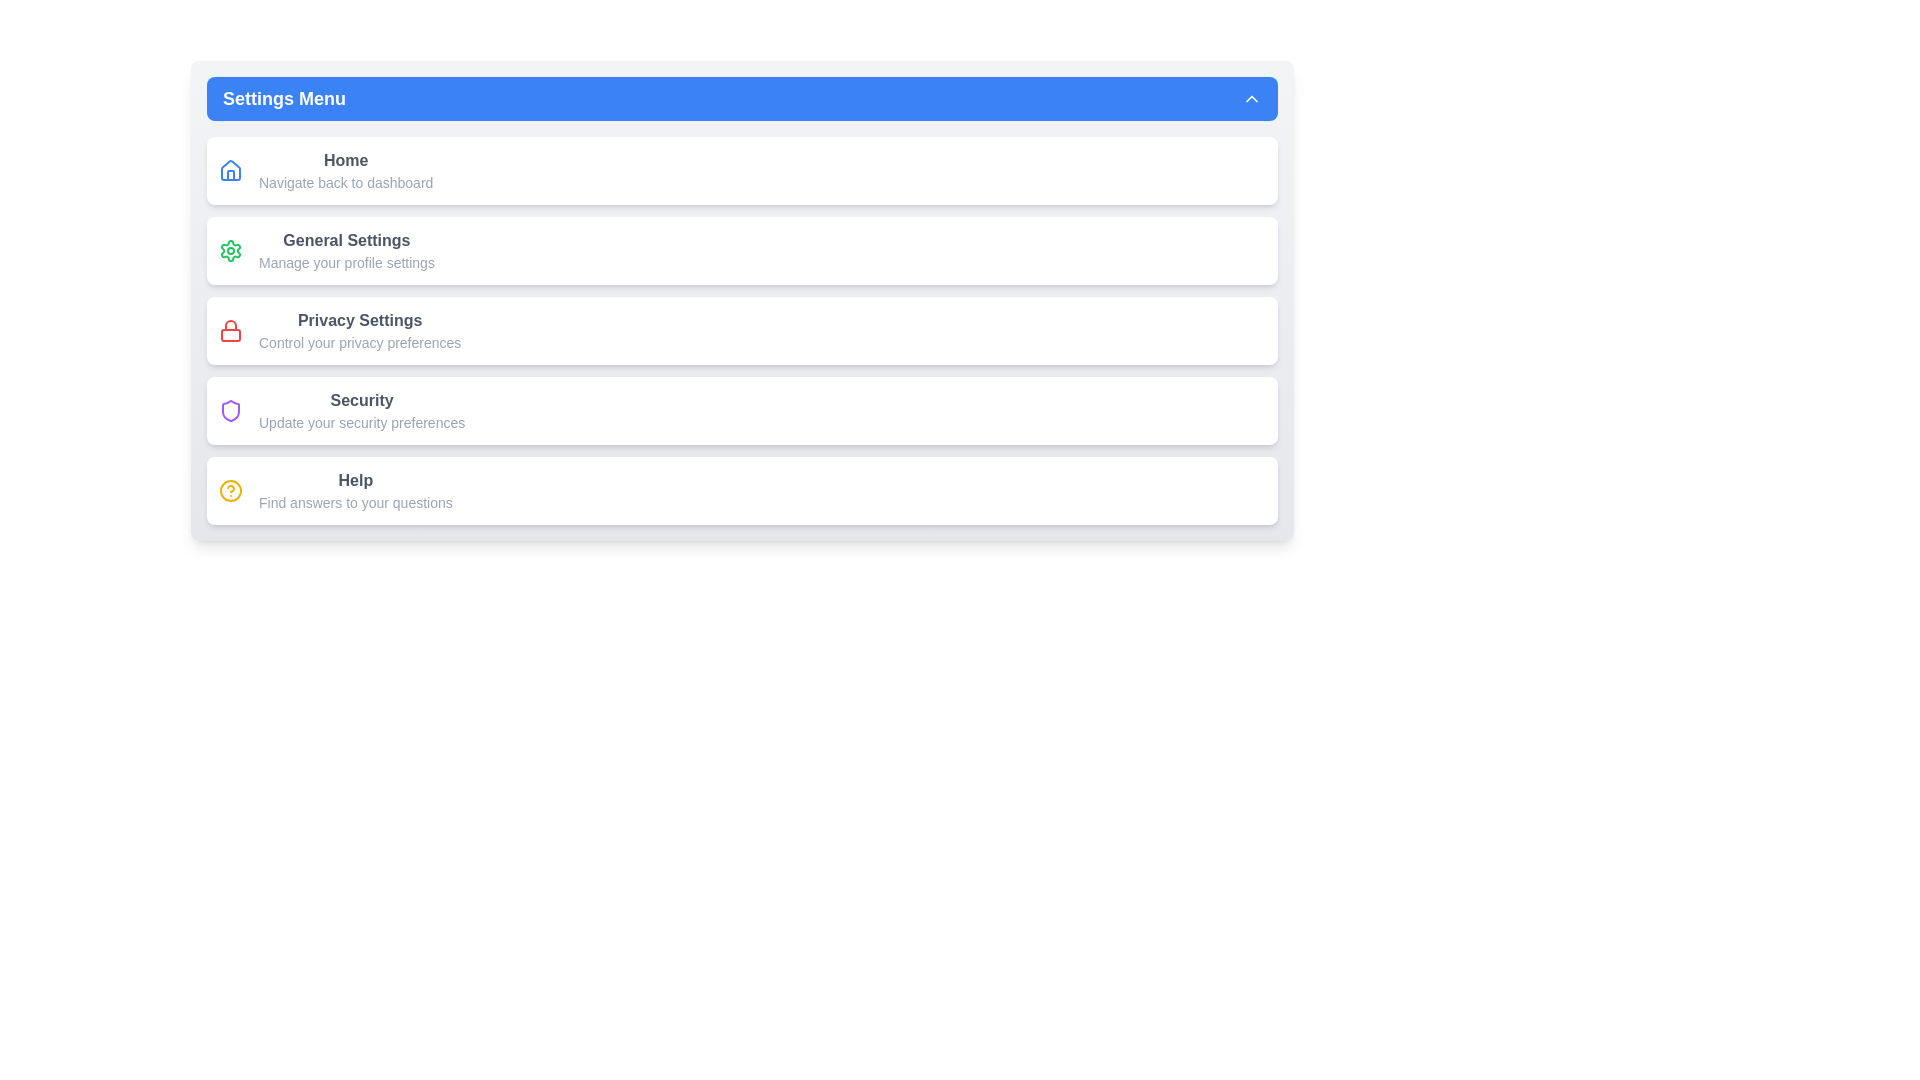 The width and height of the screenshot is (1920, 1080). I want to click on the text label displaying 'Find answers to your questions', which is styled in a small, light gray font and positioned directly below the 'Help' title in the settings menu, so click(355, 501).